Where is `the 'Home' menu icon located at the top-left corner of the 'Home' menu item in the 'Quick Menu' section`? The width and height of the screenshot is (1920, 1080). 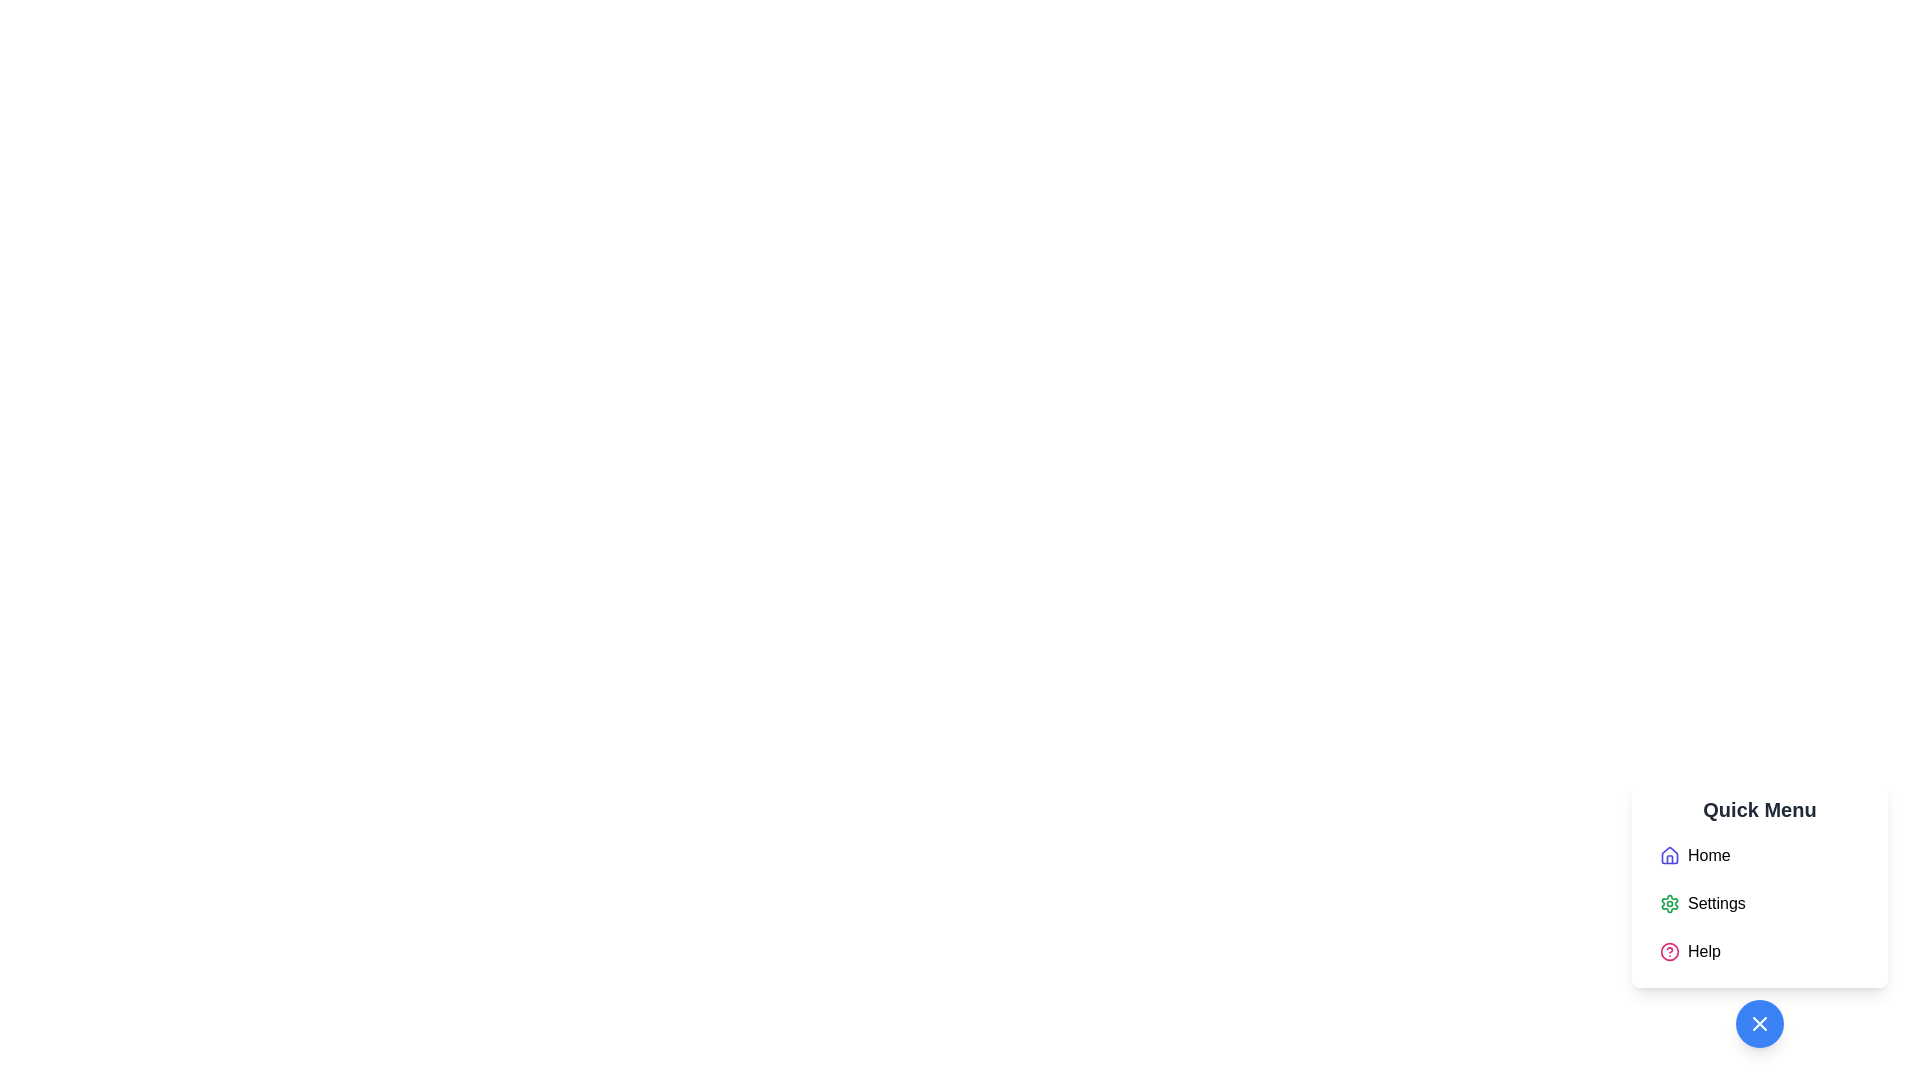 the 'Home' menu icon located at the top-left corner of the 'Home' menu item in the 'Quick Menu' section is located at coordinates (1670, 855).